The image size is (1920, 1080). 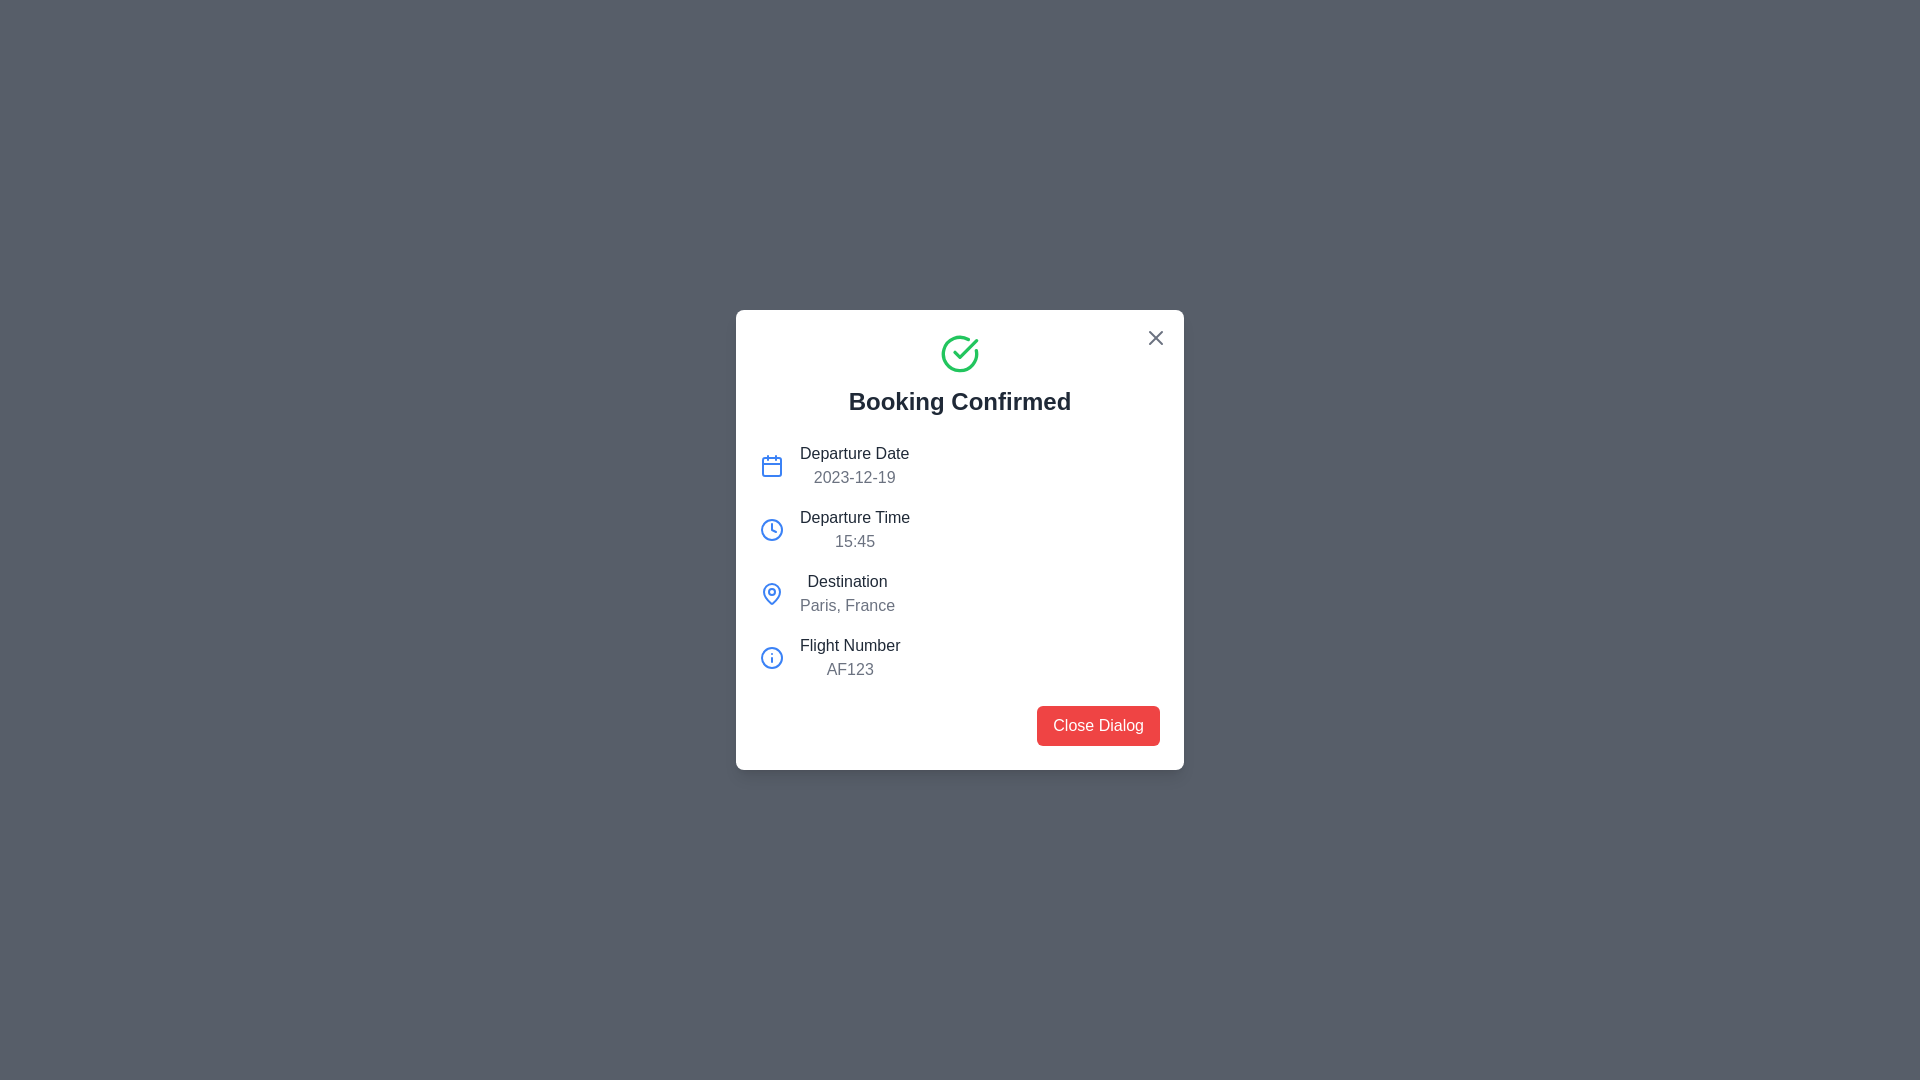 What do you see at coordinates (771, 528) in the screenshot?
I see `the clock icon located to the left of the 'Departure Time' label within the confirmation dialog box` at bounding box center [771, 528].